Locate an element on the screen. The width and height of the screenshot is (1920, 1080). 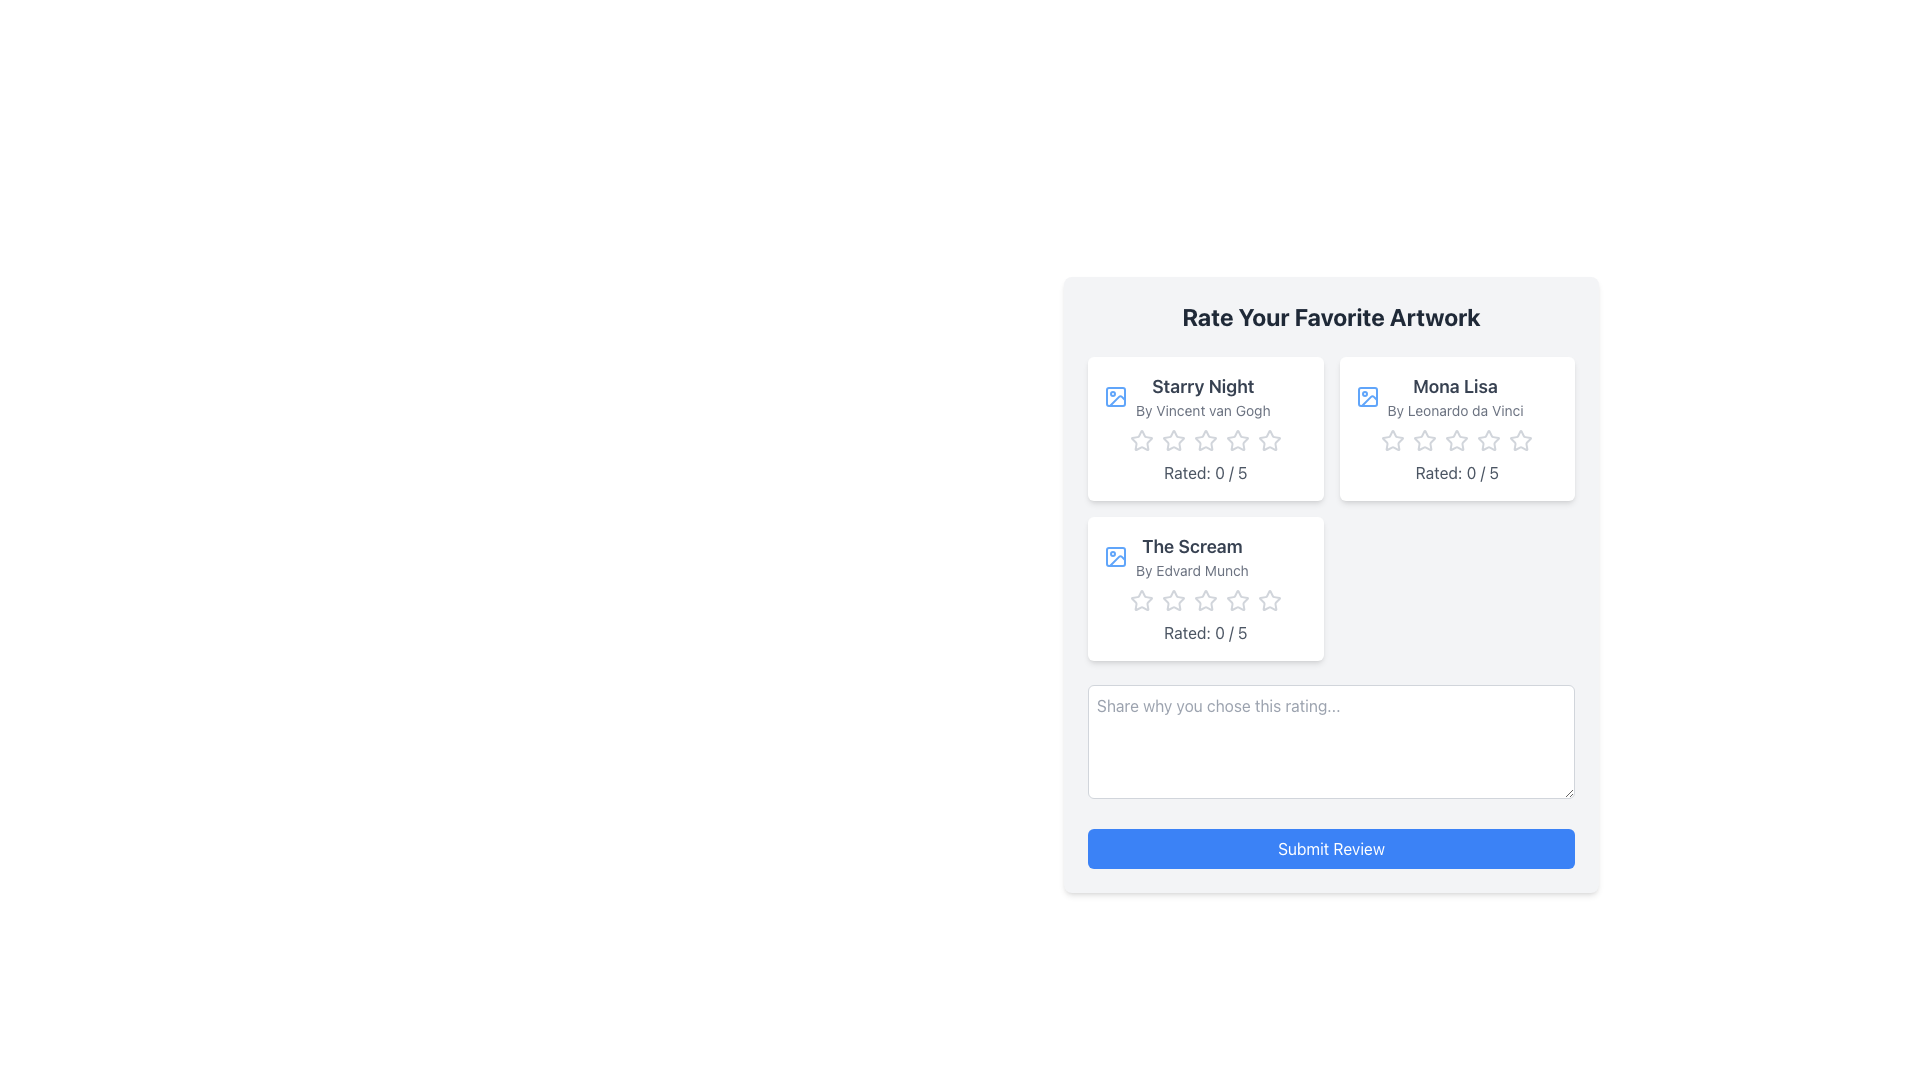
the Decorative graphic element within the SVG icon that depicts a photograph or image-related design, located in the top portion of the card titled 'Rate Your Favorite Artwork', specifically in the card labeled 'The Scream by Edvard Munch' is located at coordinates (1116, 401).